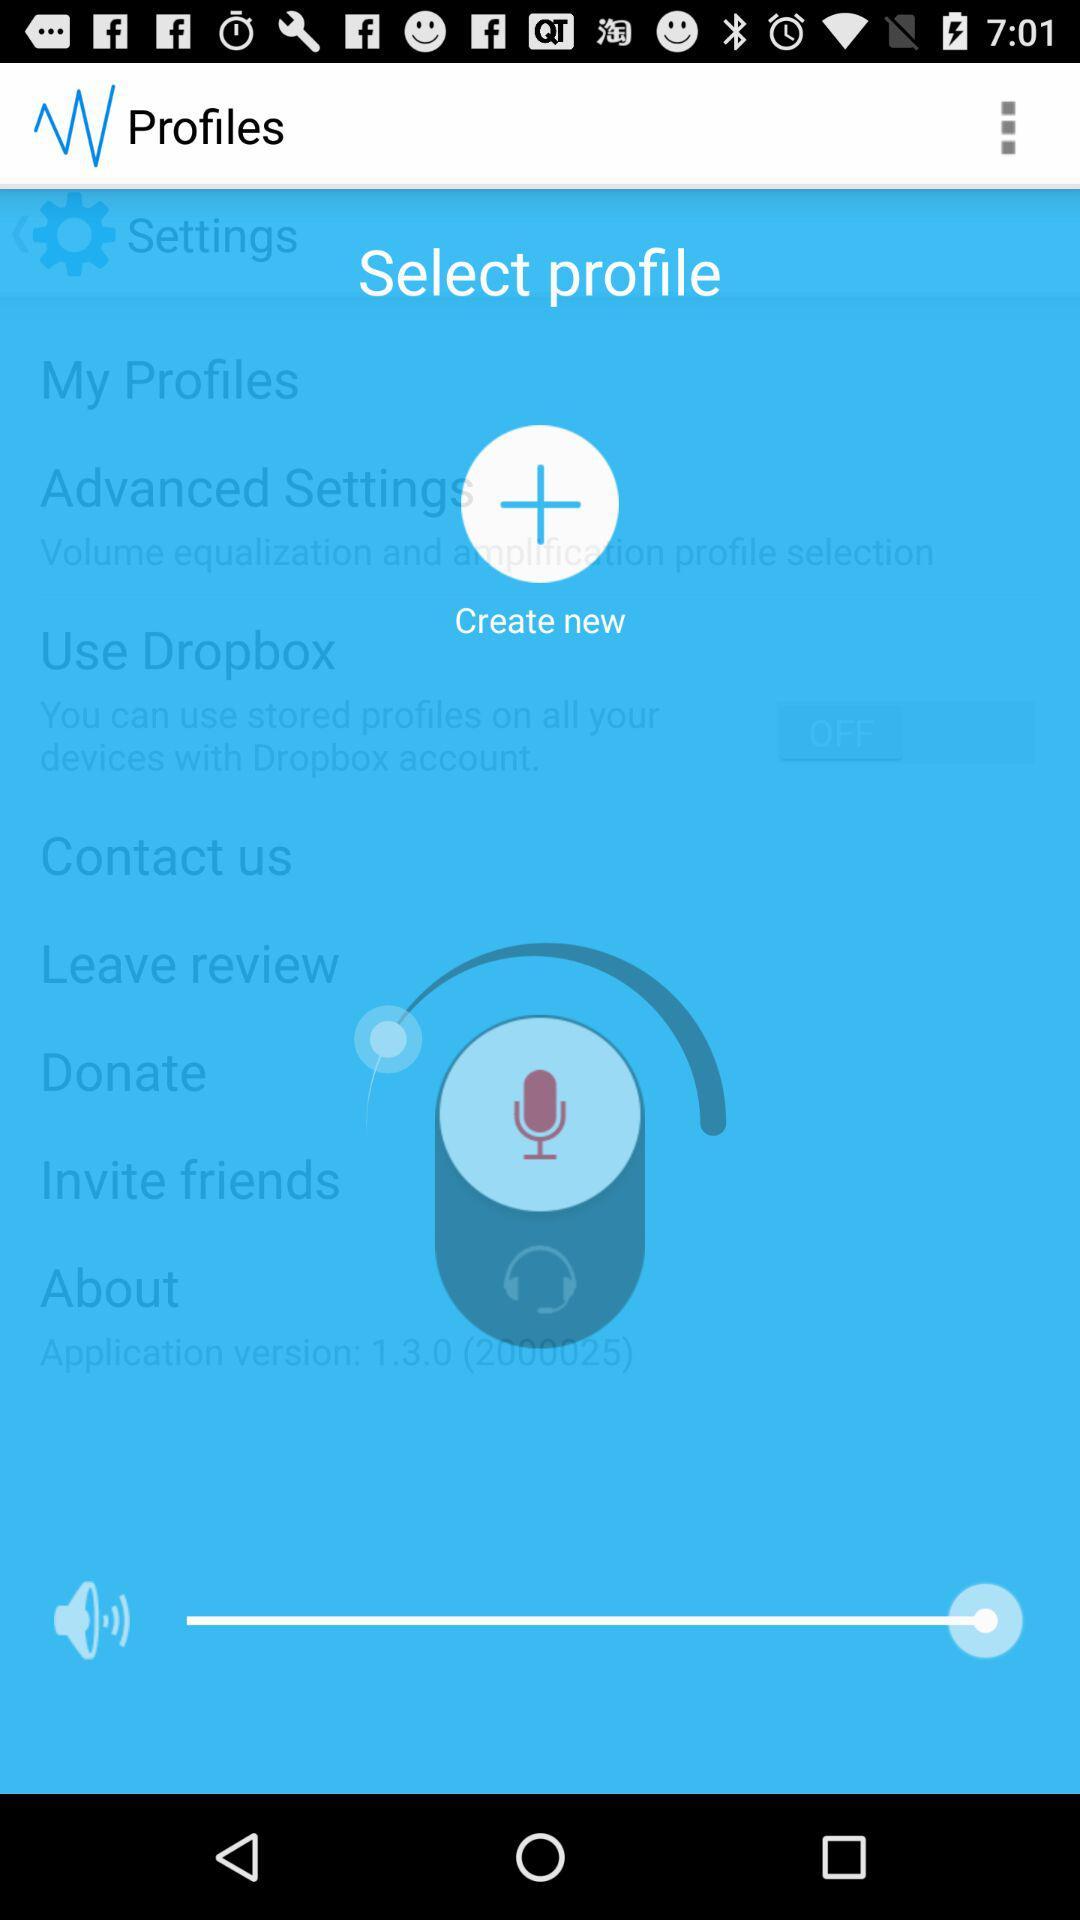  I want to click on the app to the right of profiles icon, so click(1006, 124).